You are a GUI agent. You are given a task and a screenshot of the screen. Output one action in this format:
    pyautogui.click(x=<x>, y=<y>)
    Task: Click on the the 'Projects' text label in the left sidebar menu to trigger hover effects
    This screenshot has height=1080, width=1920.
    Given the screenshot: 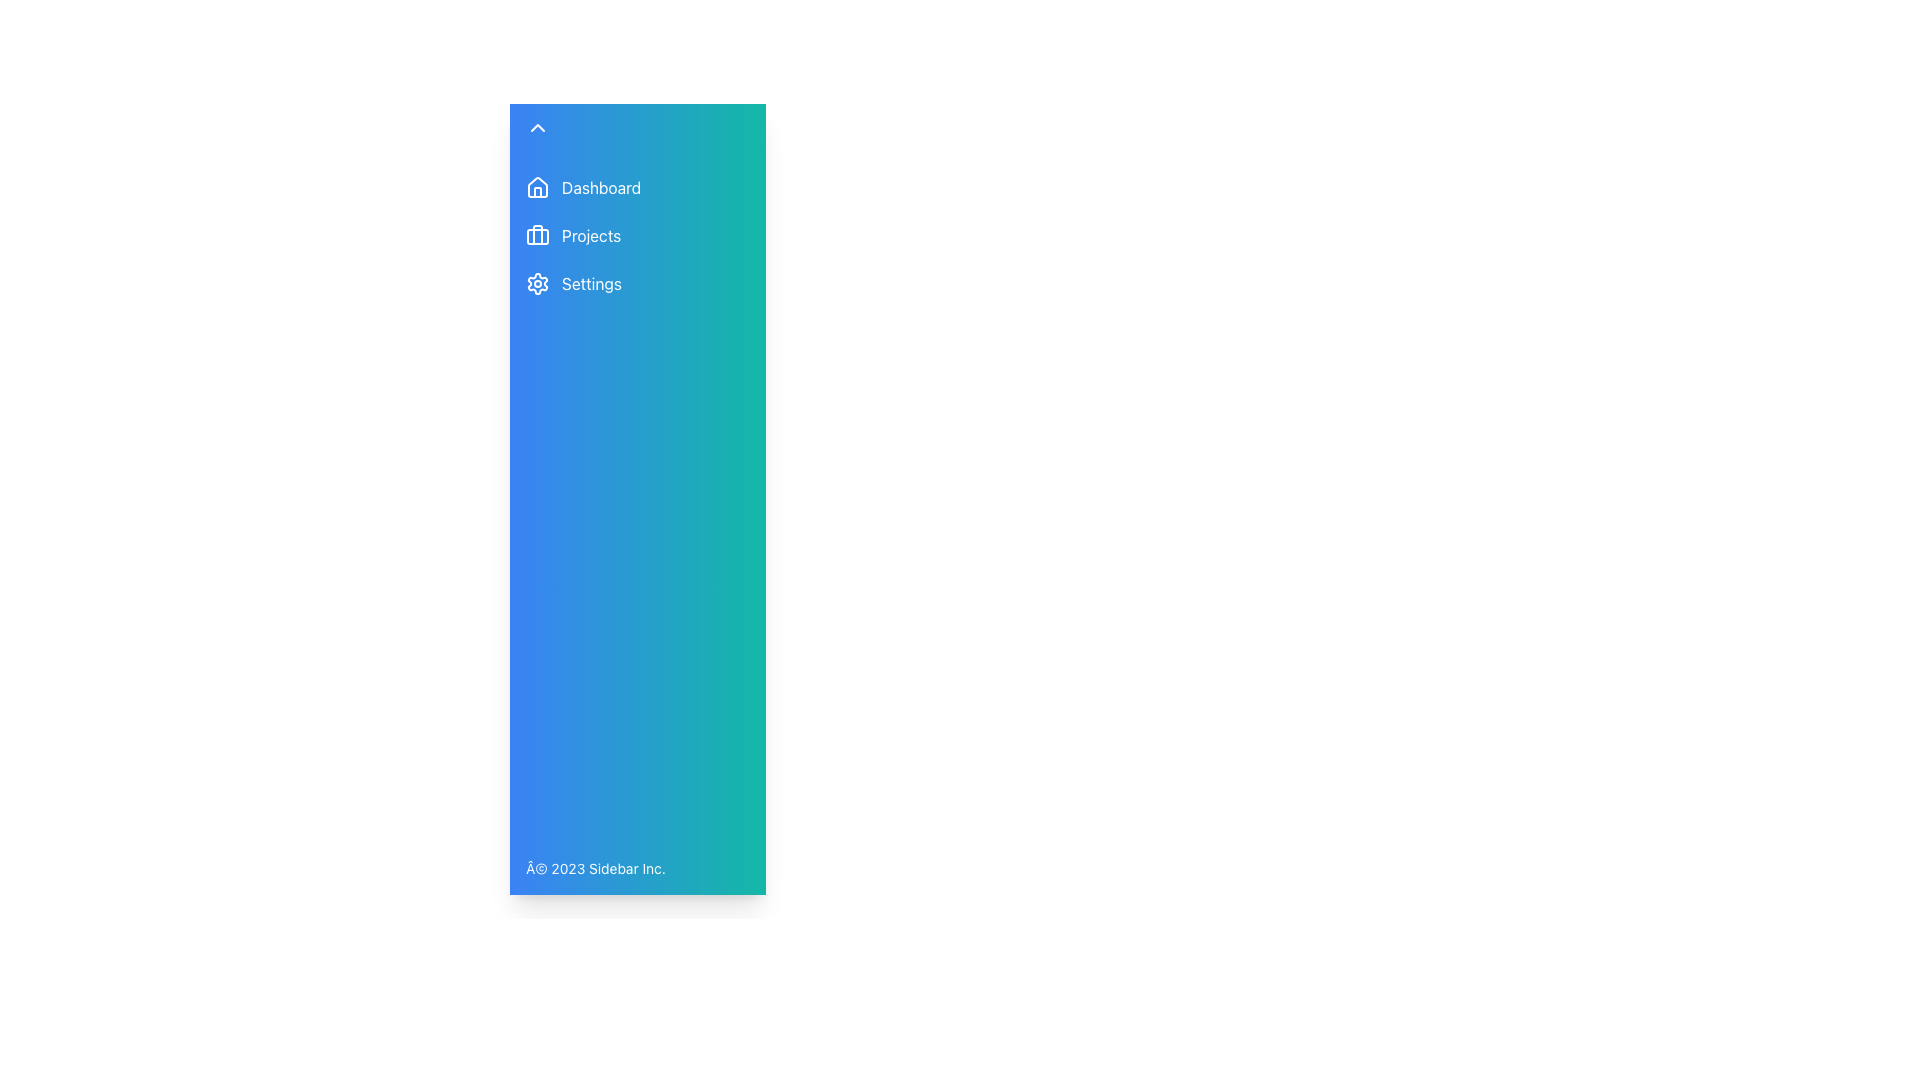 What is the action you would take?
    pyautogui.click(x=590, y=234)
    